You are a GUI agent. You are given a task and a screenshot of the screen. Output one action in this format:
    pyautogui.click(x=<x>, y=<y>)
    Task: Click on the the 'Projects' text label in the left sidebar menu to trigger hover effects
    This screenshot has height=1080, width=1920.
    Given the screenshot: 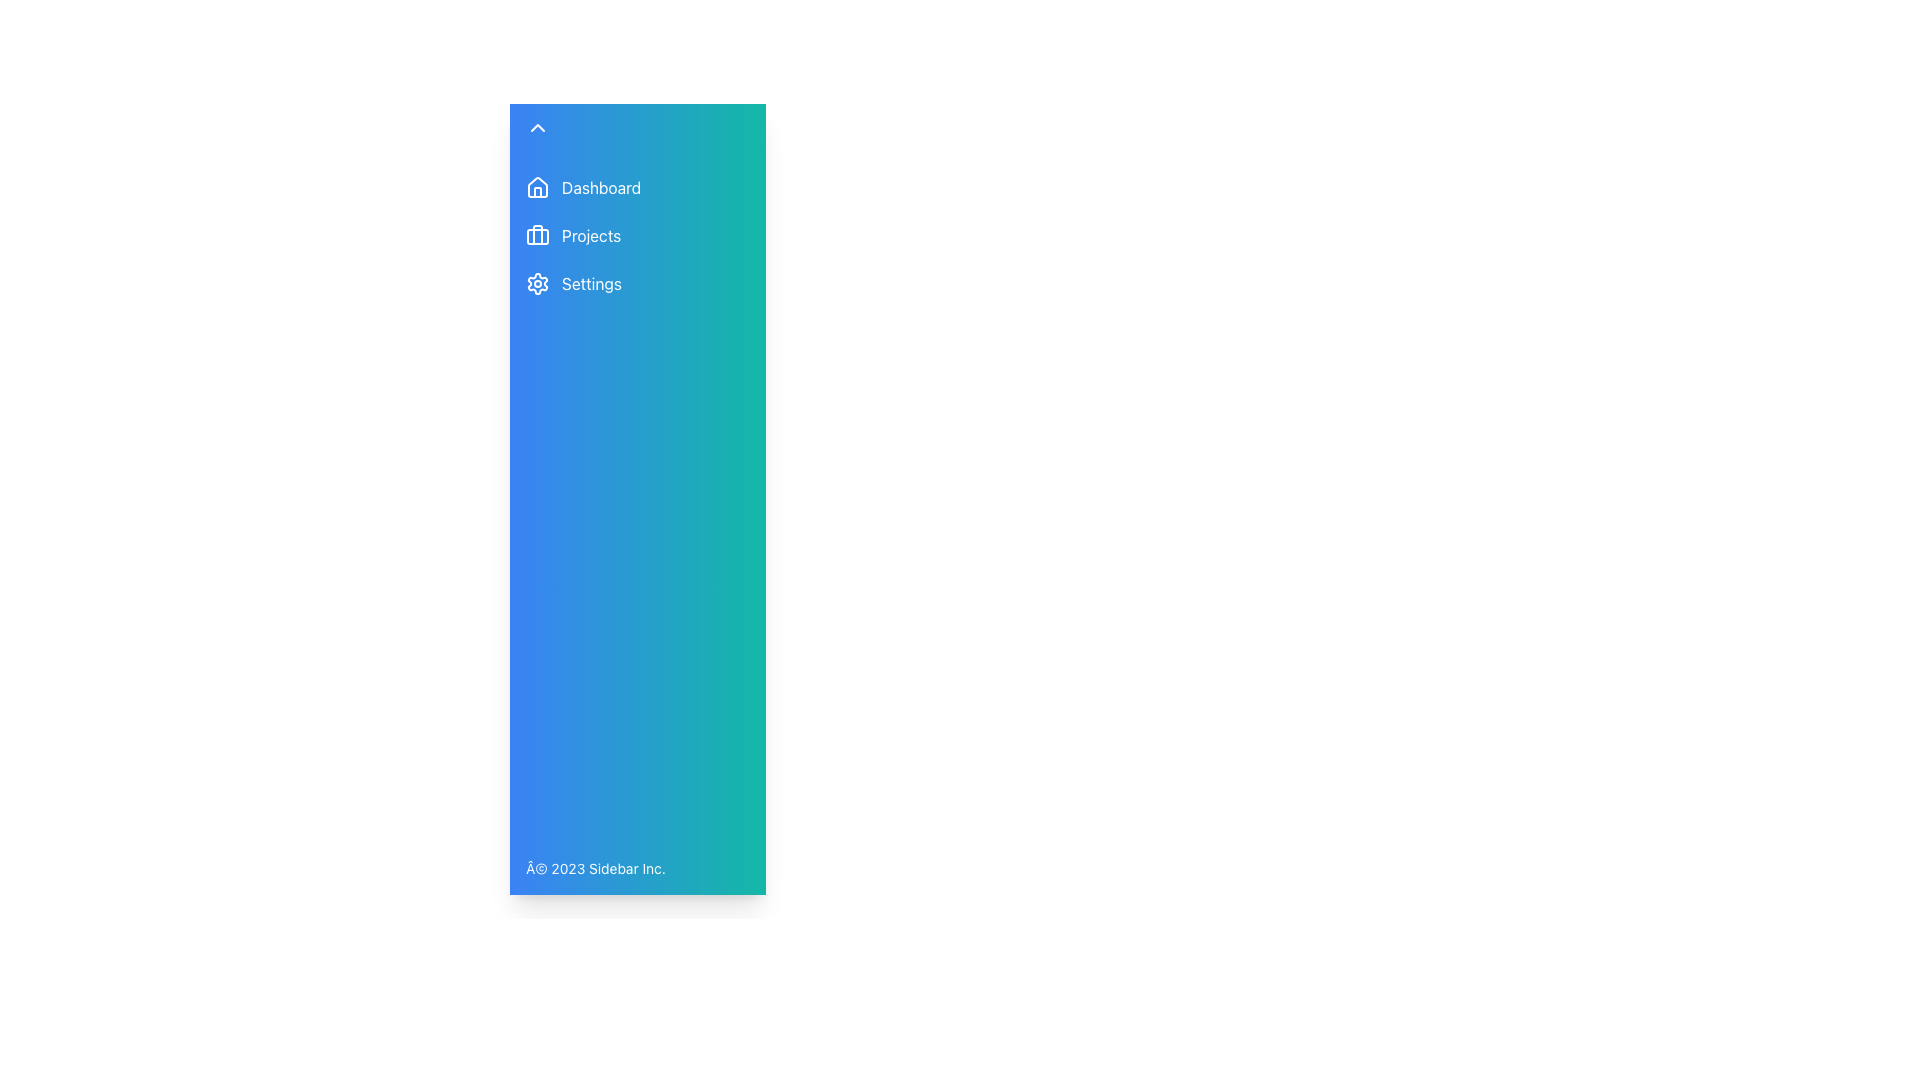 What is the action you would take?
    pyautogui.click(x=590, y=234)
    